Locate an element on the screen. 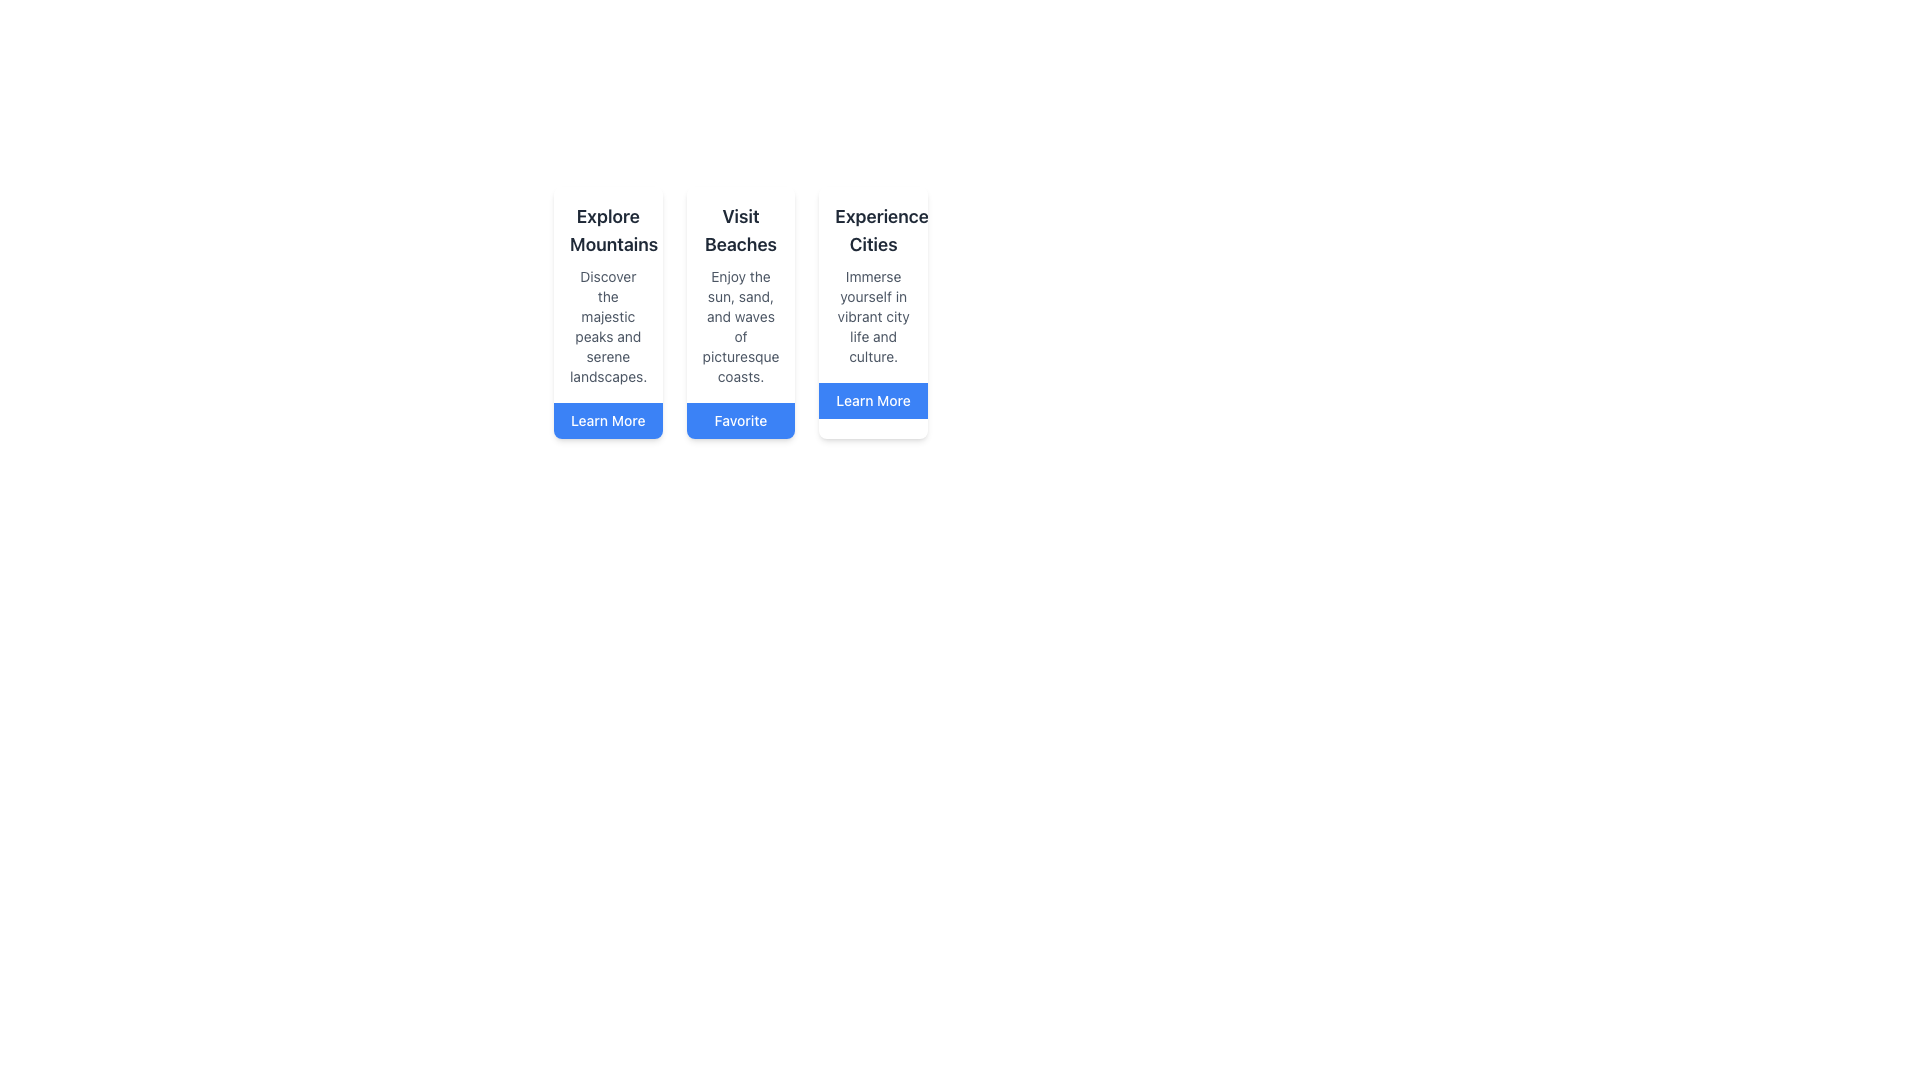 The image size is (1920, 1080). the button located at the bottom of the 'Explore Mountains' card is located at coordinates (607, 419).